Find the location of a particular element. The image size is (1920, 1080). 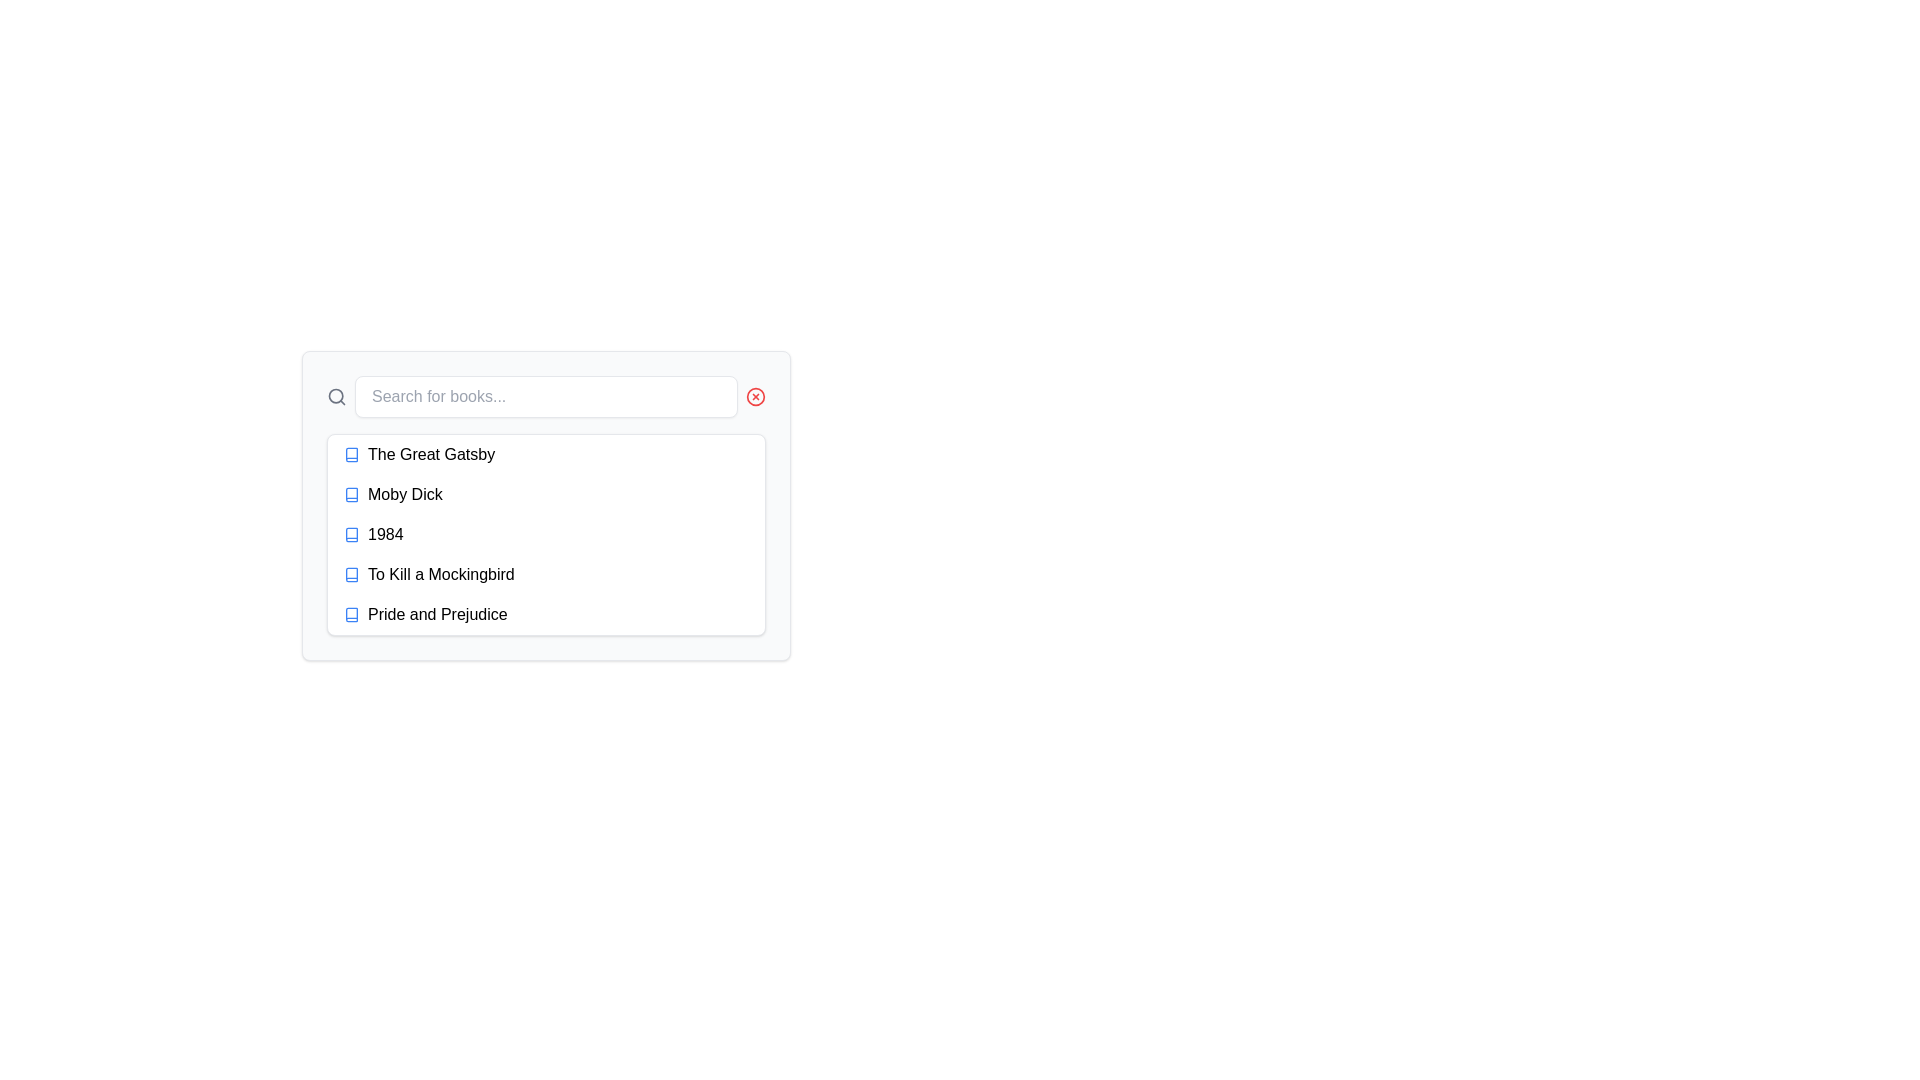

the small blue-colored book icon located to the left of the 'Moby Dick' text in the dropdown list below the 'Search for books...' input field is located at coordinates (351, 494).